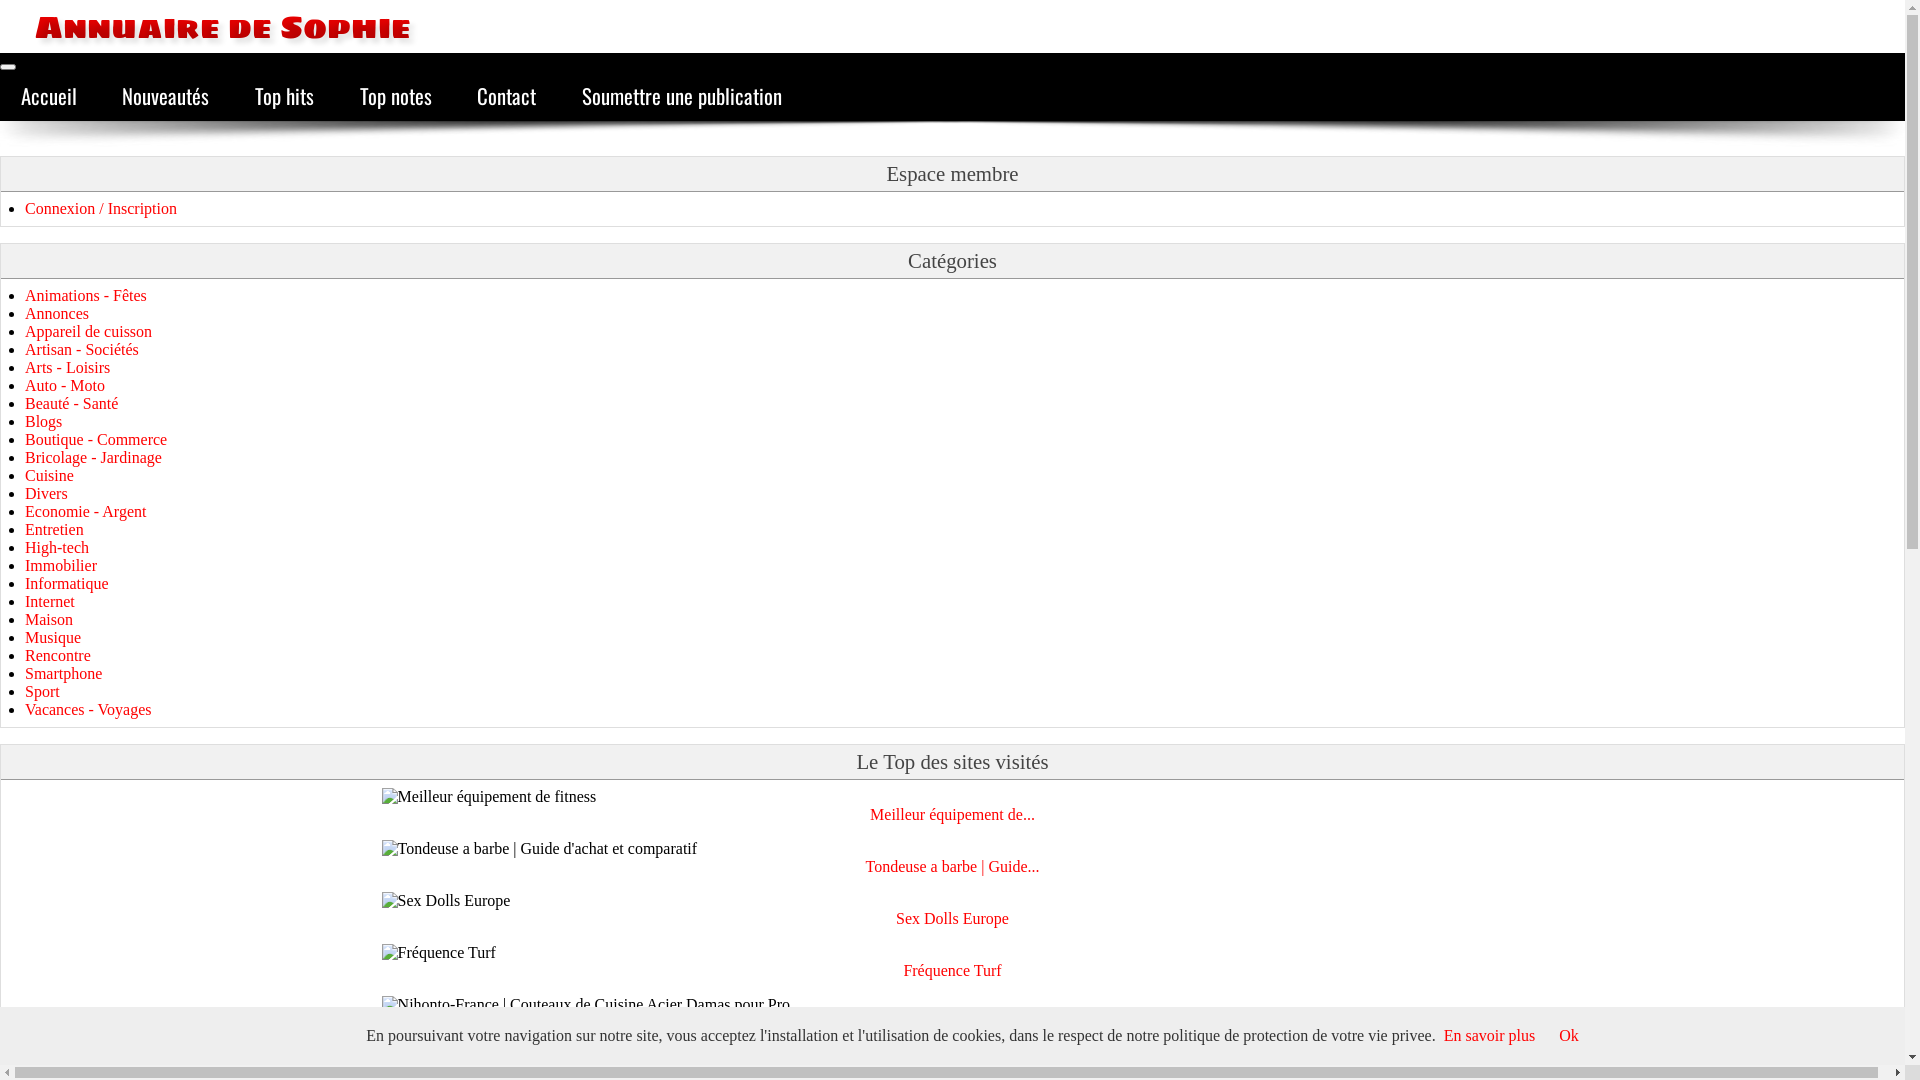  Describe the element at coordinates (1568, 1035) in the screenshot. I see `'Ok'` at that location.